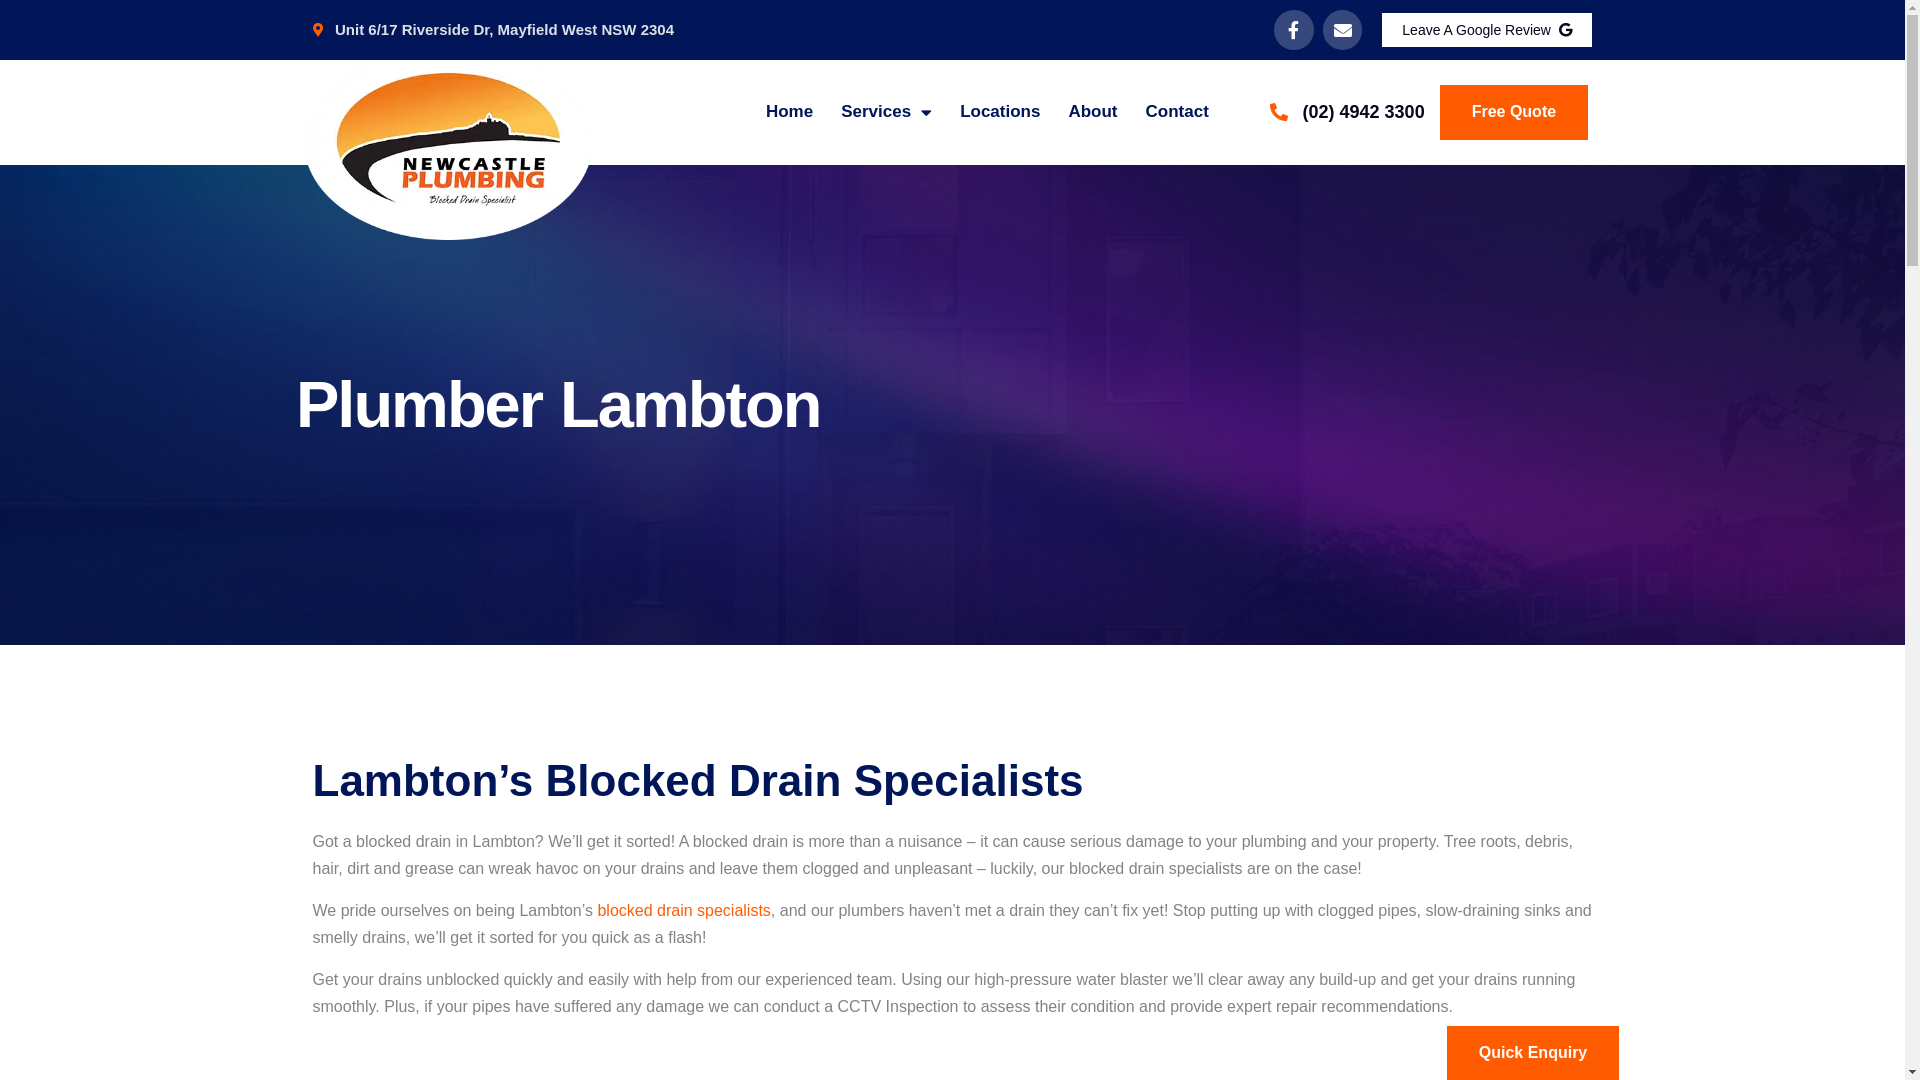 Image resolution: width=1920 pixels, height=1080 pixels. Describe the element at coordinates (1487, 30) in the screenshot. I see `'Leave A Google Review'` at that location.